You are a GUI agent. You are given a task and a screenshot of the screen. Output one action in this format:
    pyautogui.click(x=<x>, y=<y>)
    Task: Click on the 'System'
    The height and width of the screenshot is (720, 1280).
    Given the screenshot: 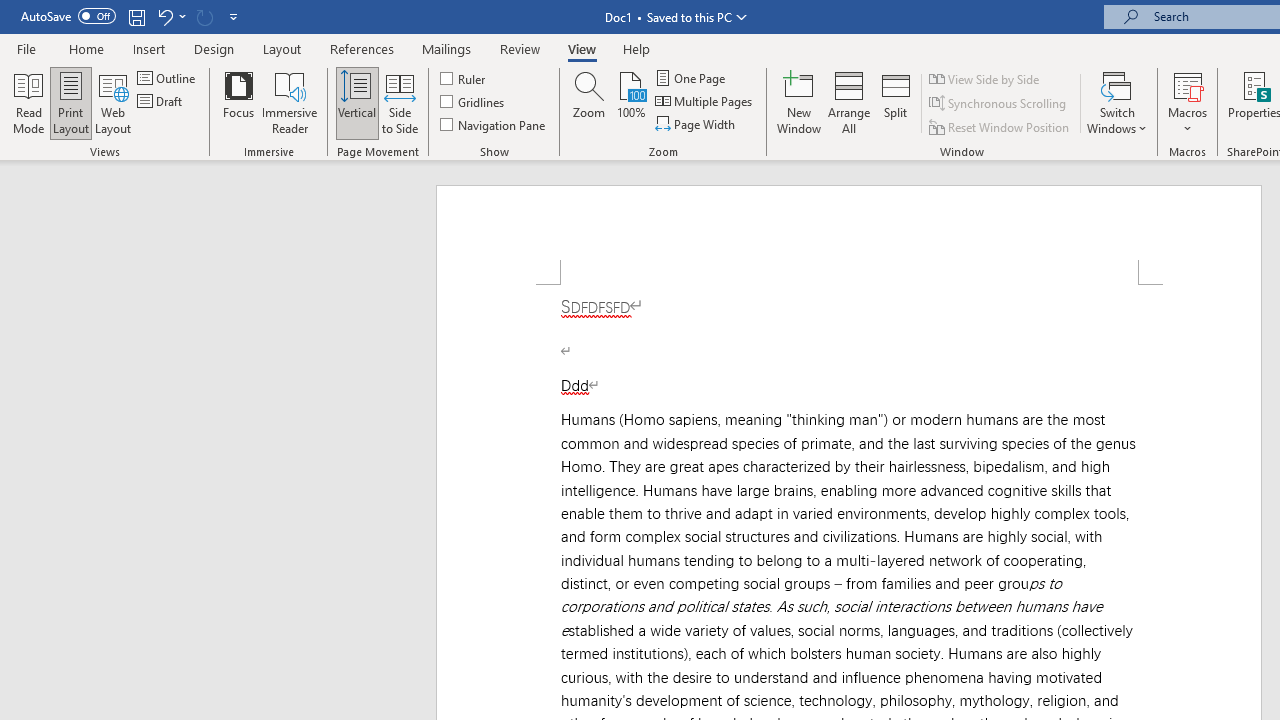 What is the action you would take?
    pyautogui.click(x=10, y=11)
    